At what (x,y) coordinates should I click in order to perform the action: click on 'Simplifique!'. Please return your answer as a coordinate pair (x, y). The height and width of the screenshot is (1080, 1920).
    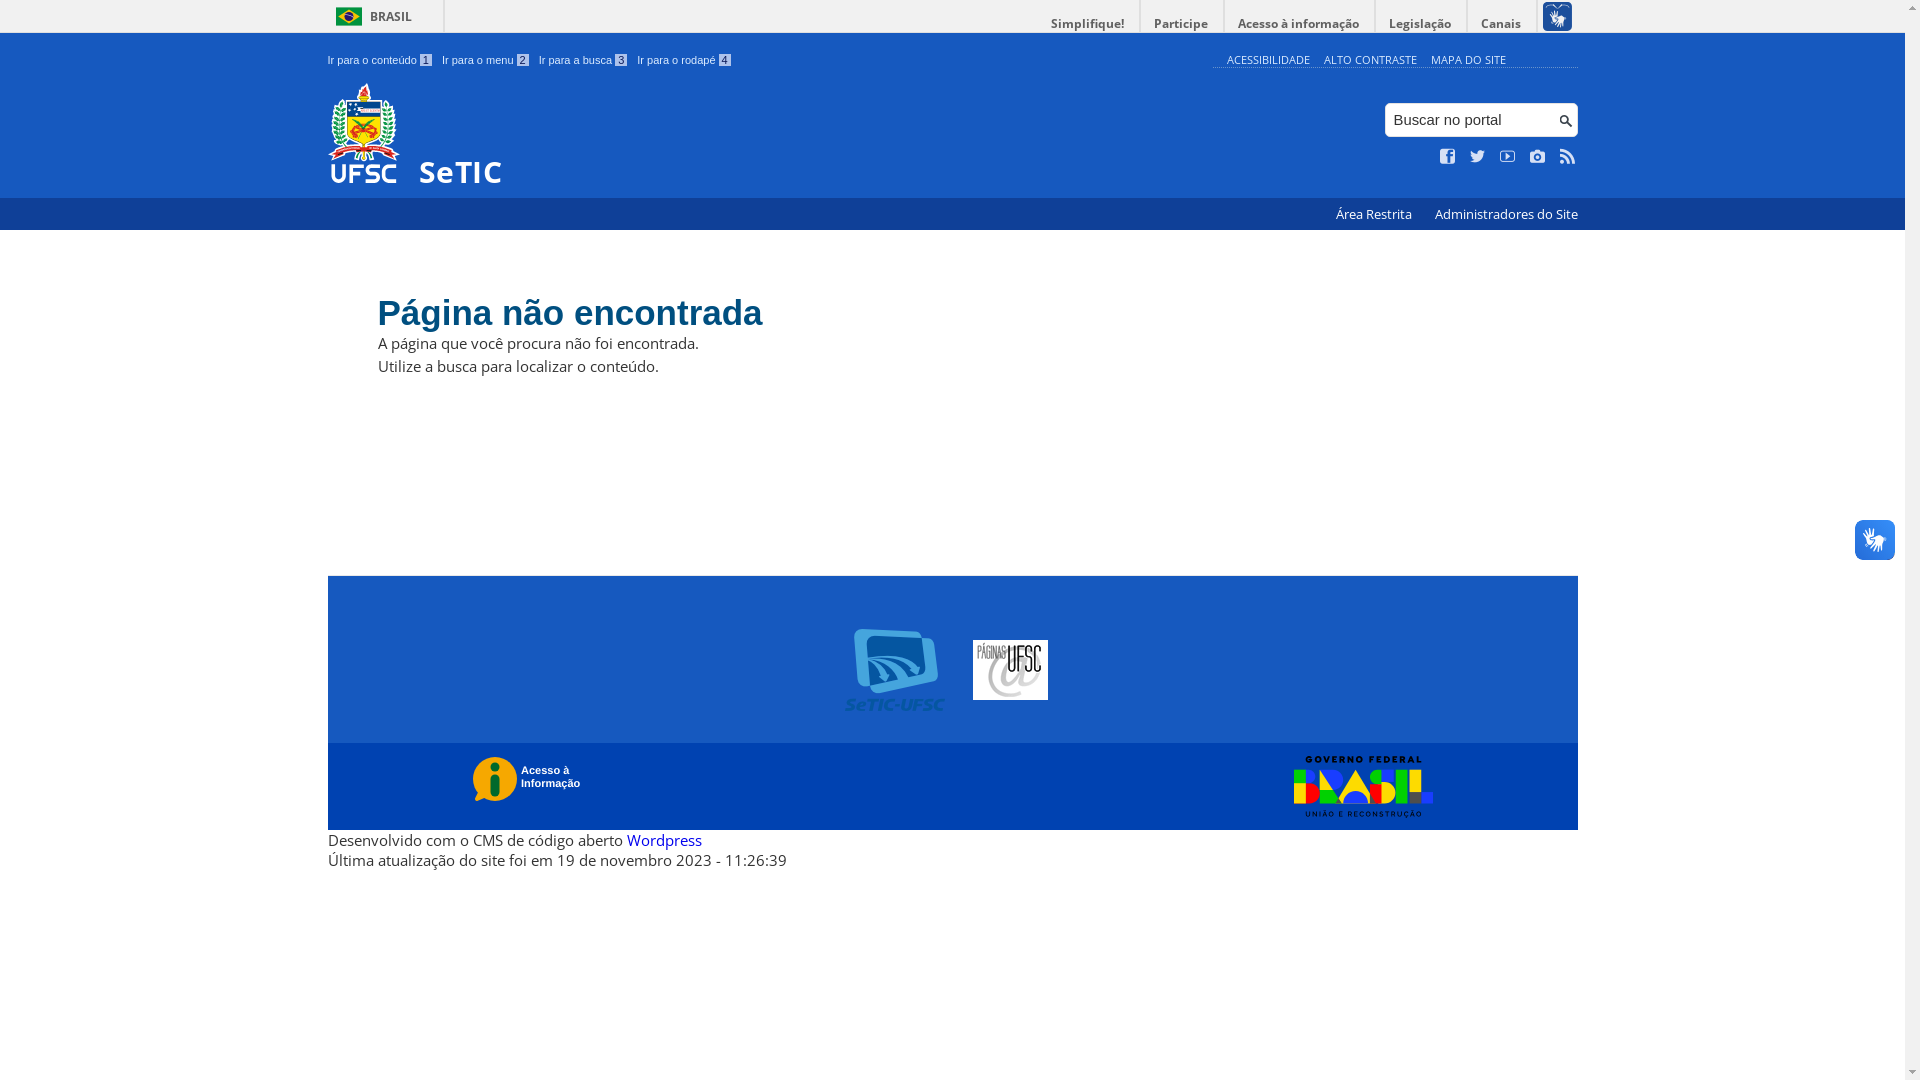
    Looking at the image, I should click on (1087, 23).